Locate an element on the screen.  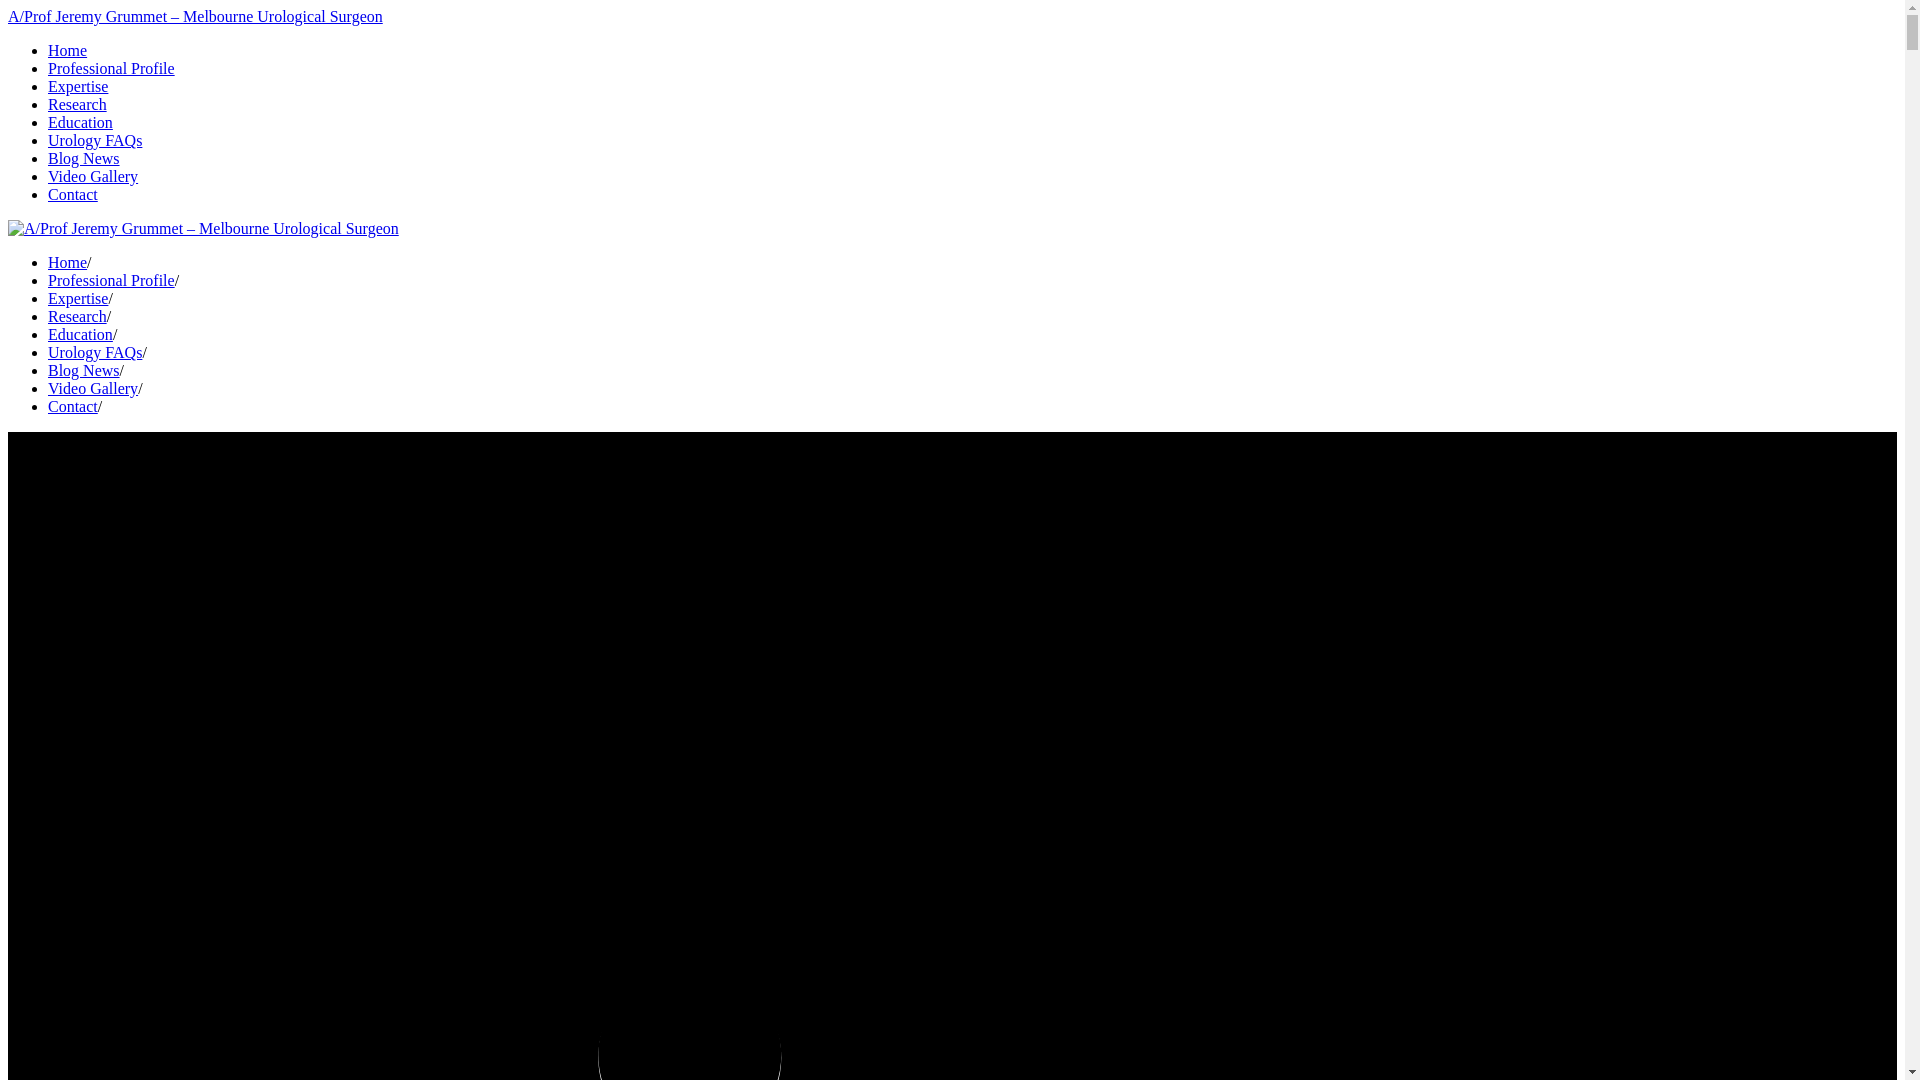
'Home' is located at coordinates (67, 49).